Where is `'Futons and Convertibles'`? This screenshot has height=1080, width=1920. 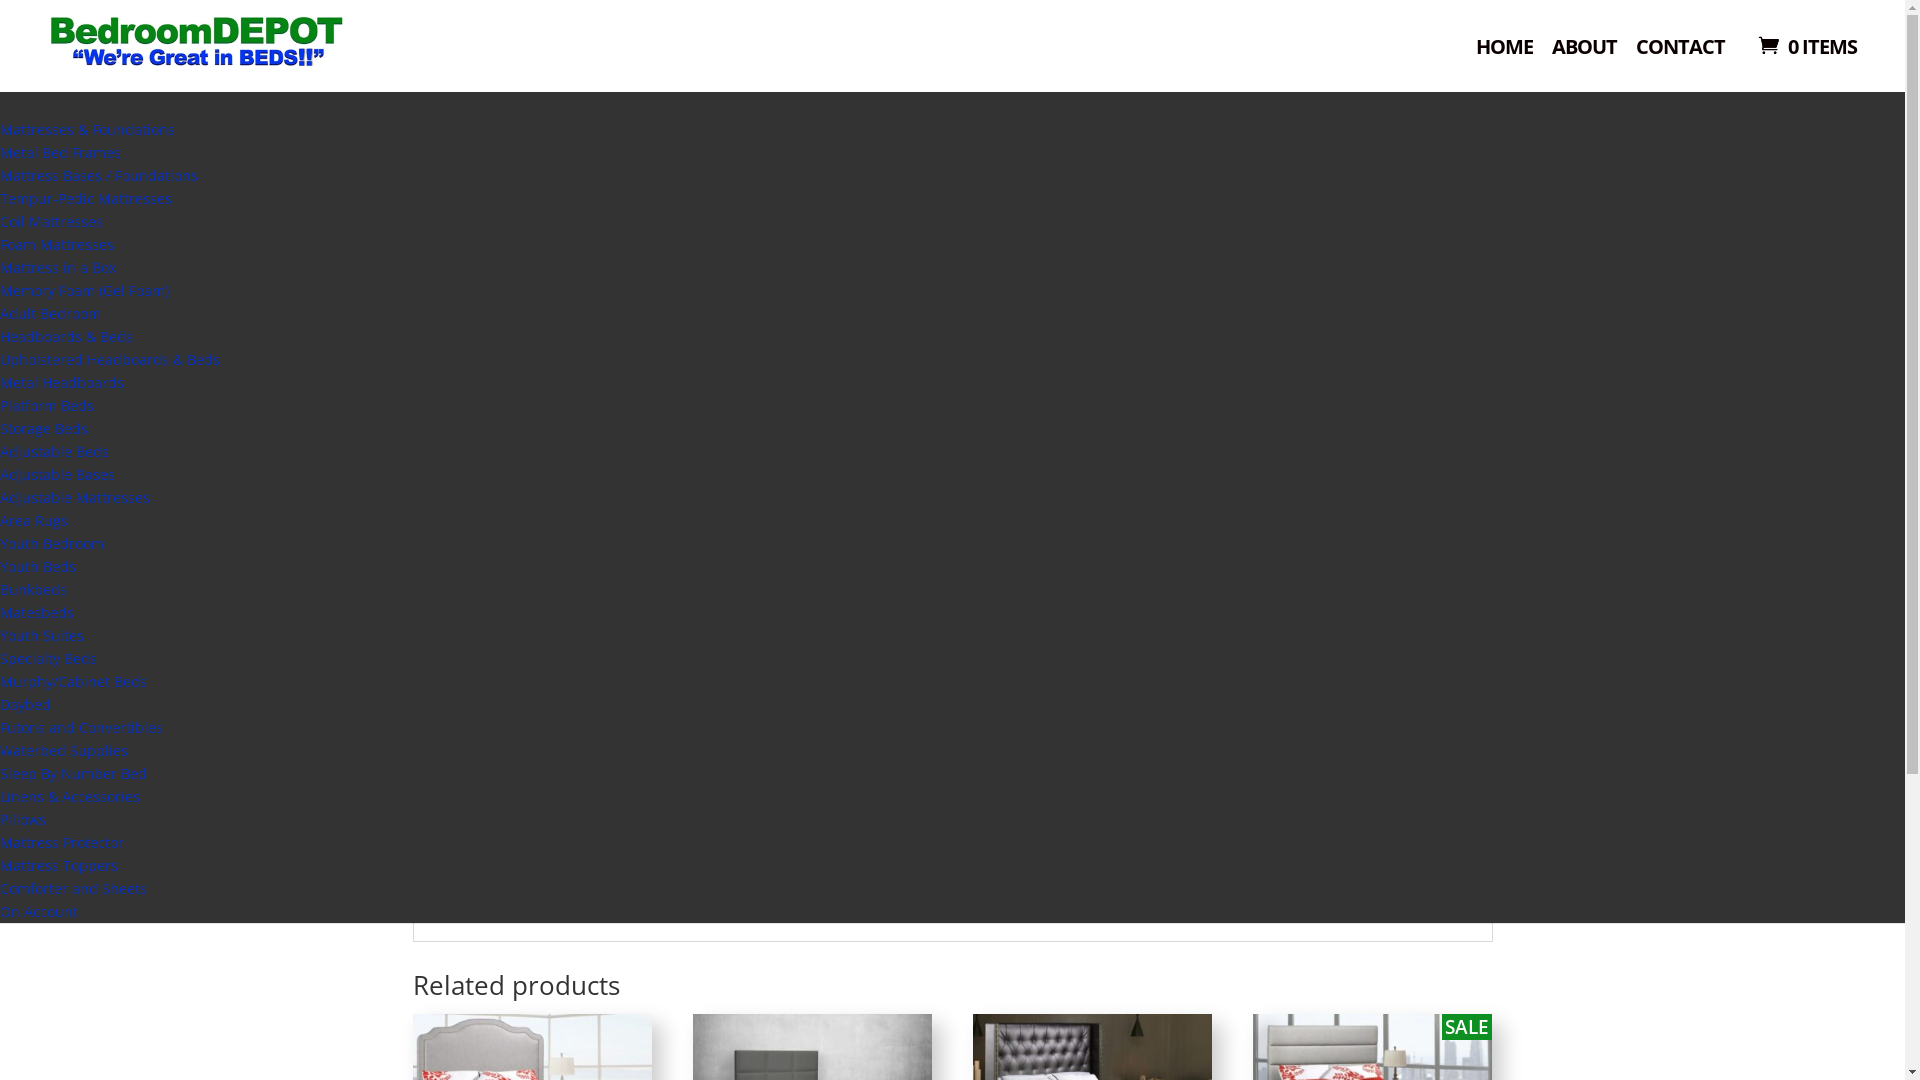 'Futons and Convertibles' is located at coordinates (80, 727).